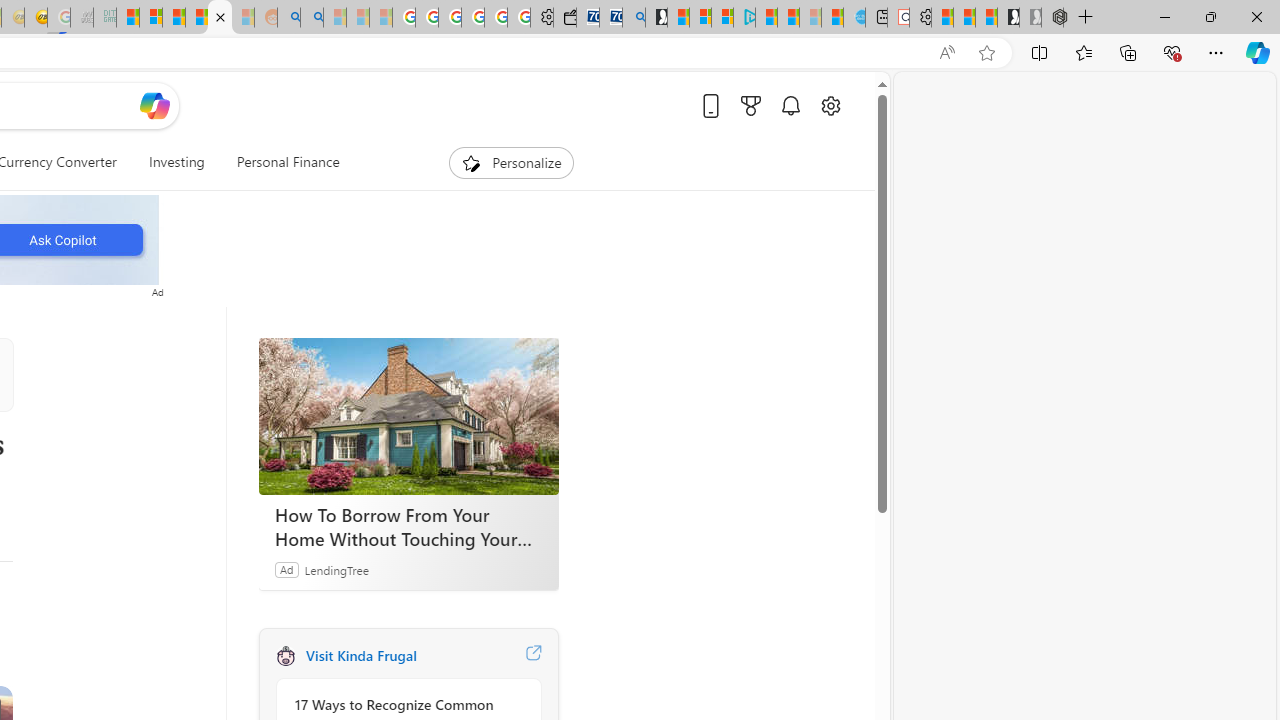  Describe the element at coordinates (749, 105) in the screenshot. I see `'Microsoft rewards'` at that location.